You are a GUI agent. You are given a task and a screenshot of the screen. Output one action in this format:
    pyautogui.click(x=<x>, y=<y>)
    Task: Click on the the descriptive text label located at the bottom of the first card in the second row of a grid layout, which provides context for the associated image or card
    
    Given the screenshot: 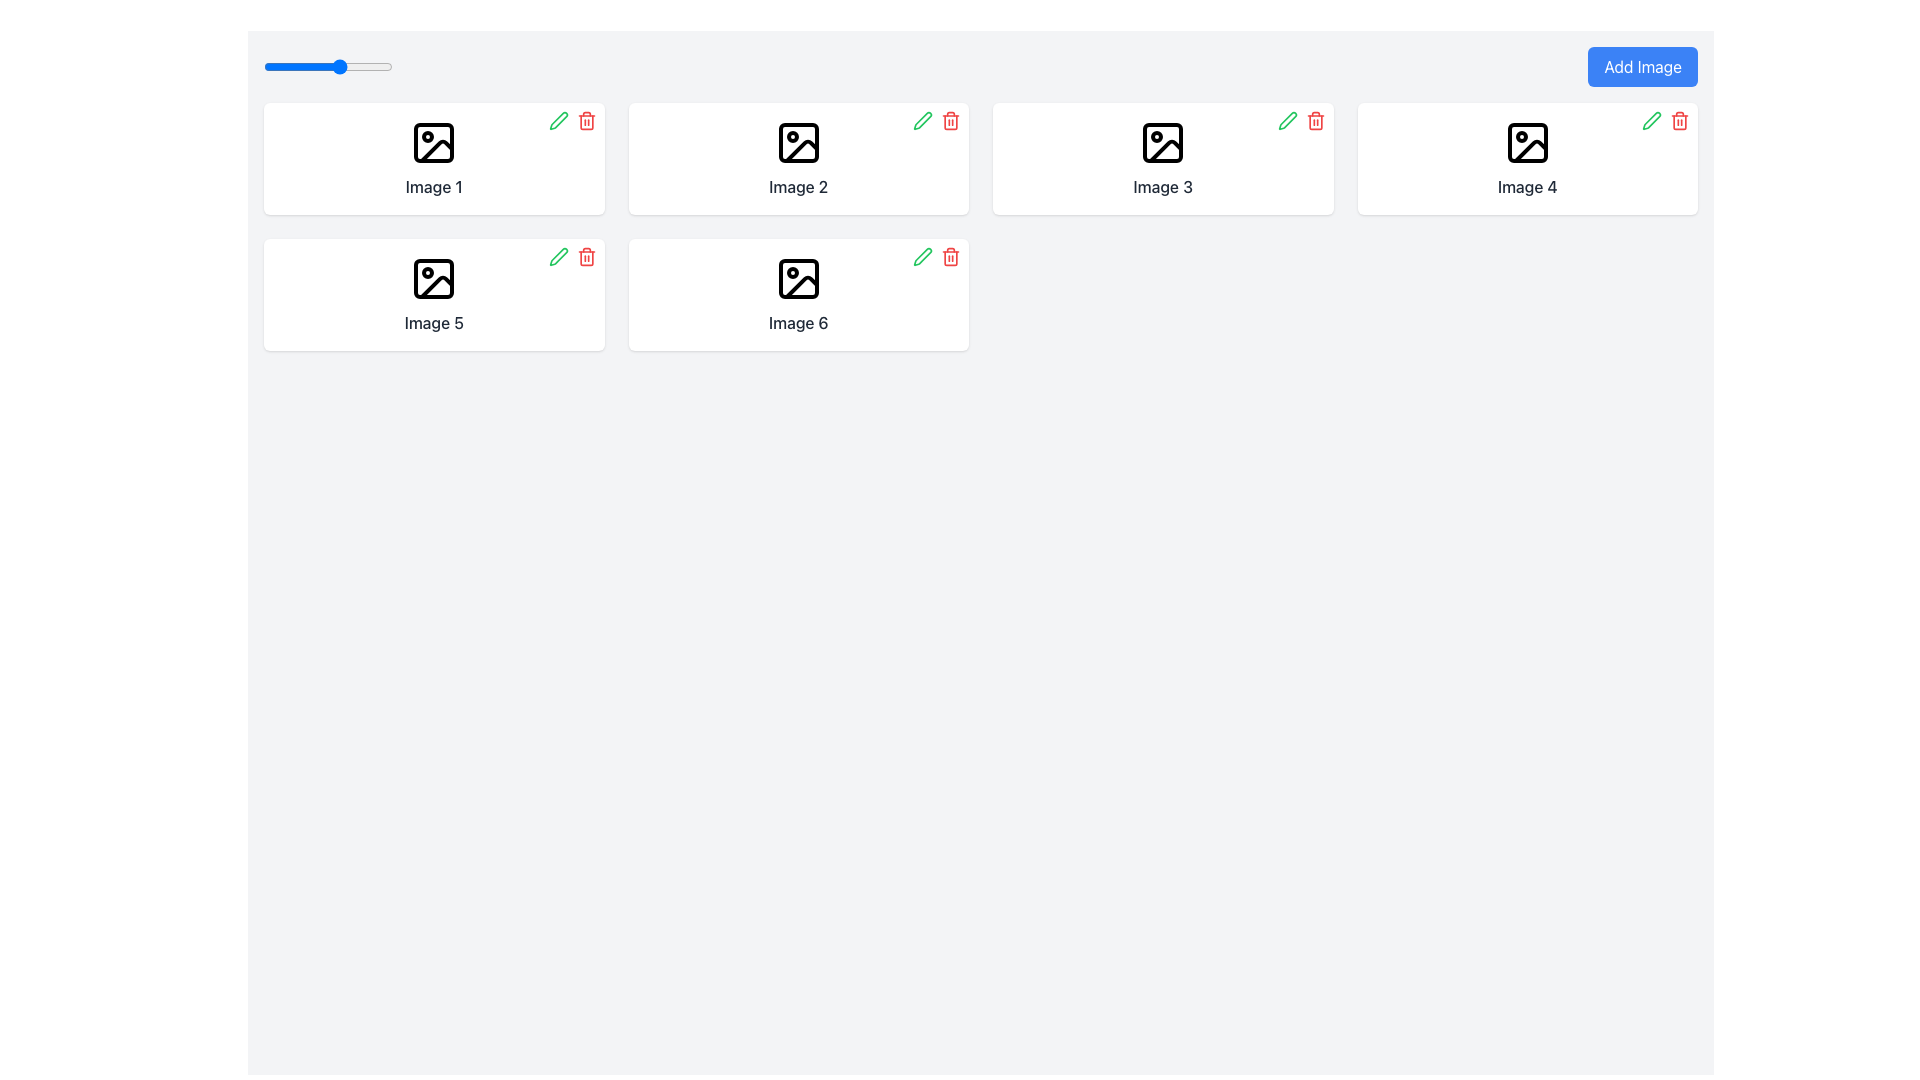 What is the action you would take?
    pyautogui.click(x=433, y=322)
    